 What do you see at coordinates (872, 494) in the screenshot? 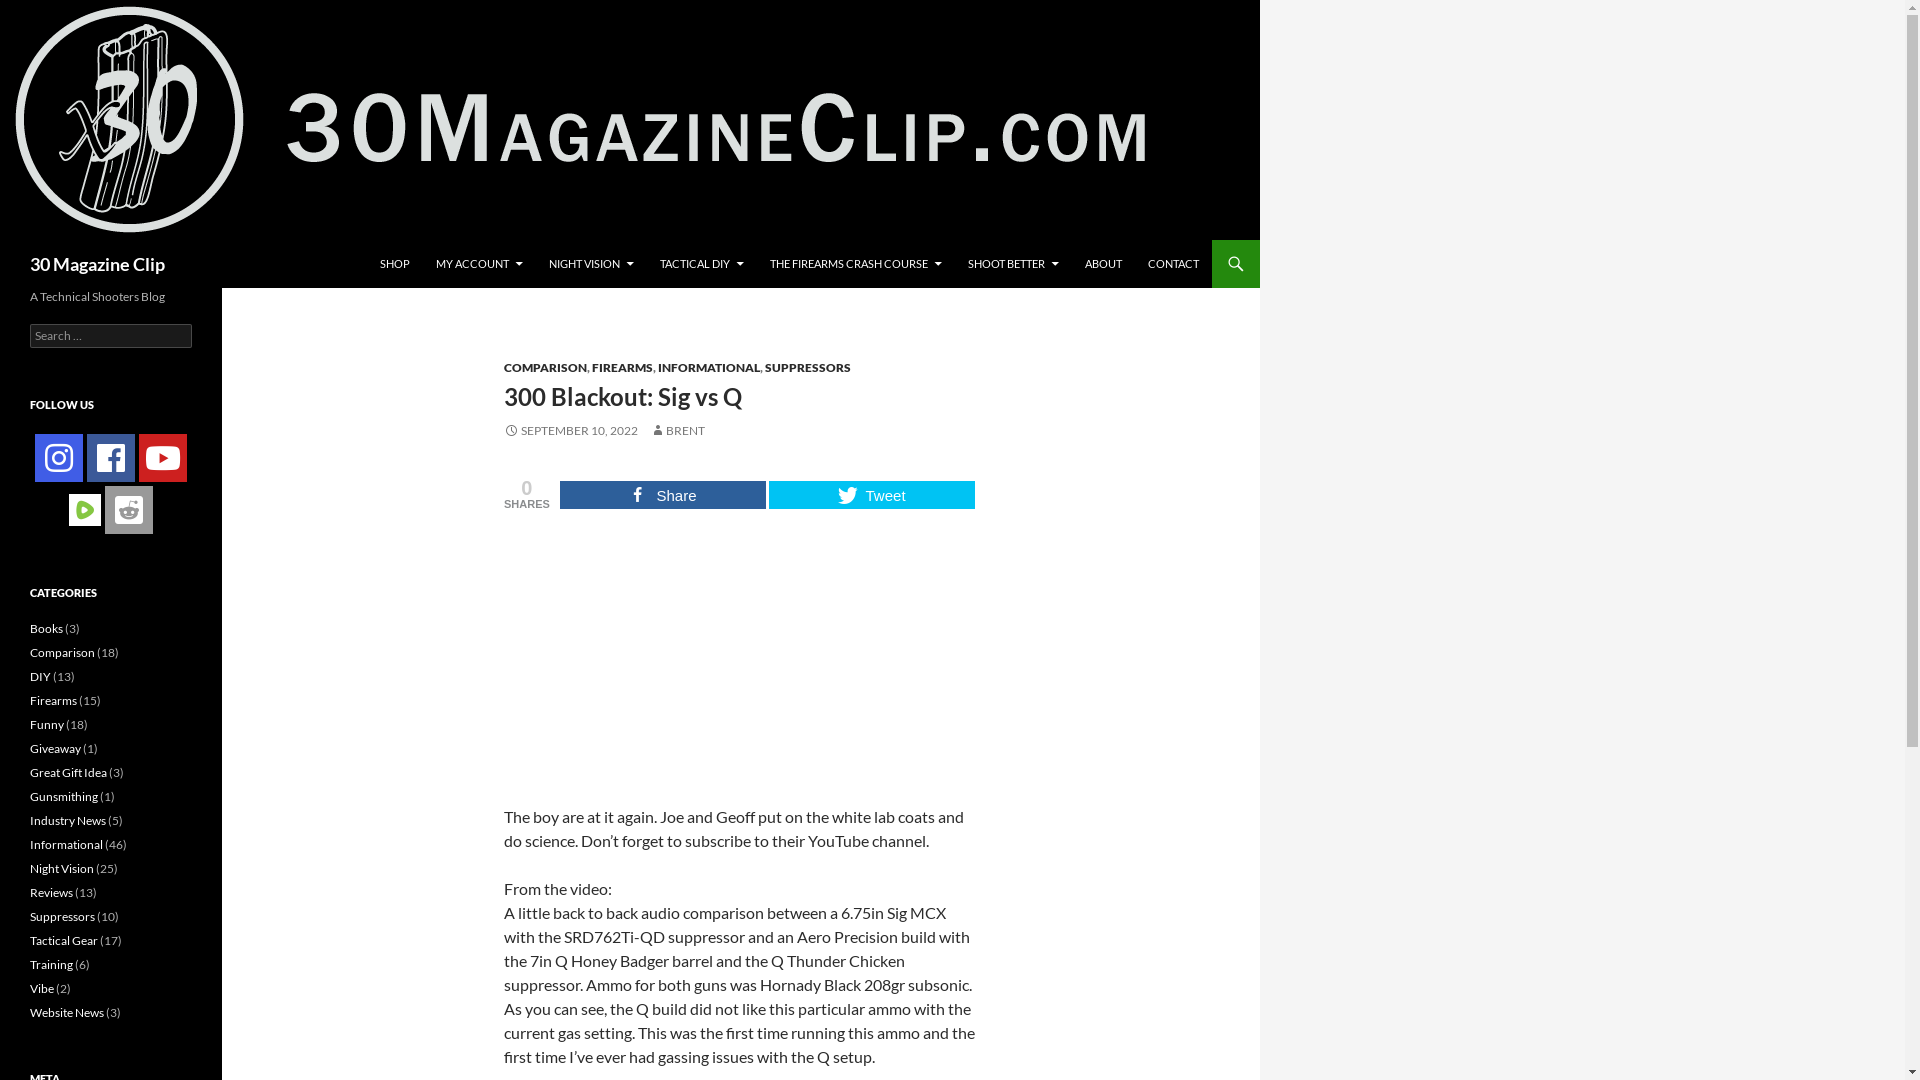
I see `'Tweet'` at bounding box center [872, 494].